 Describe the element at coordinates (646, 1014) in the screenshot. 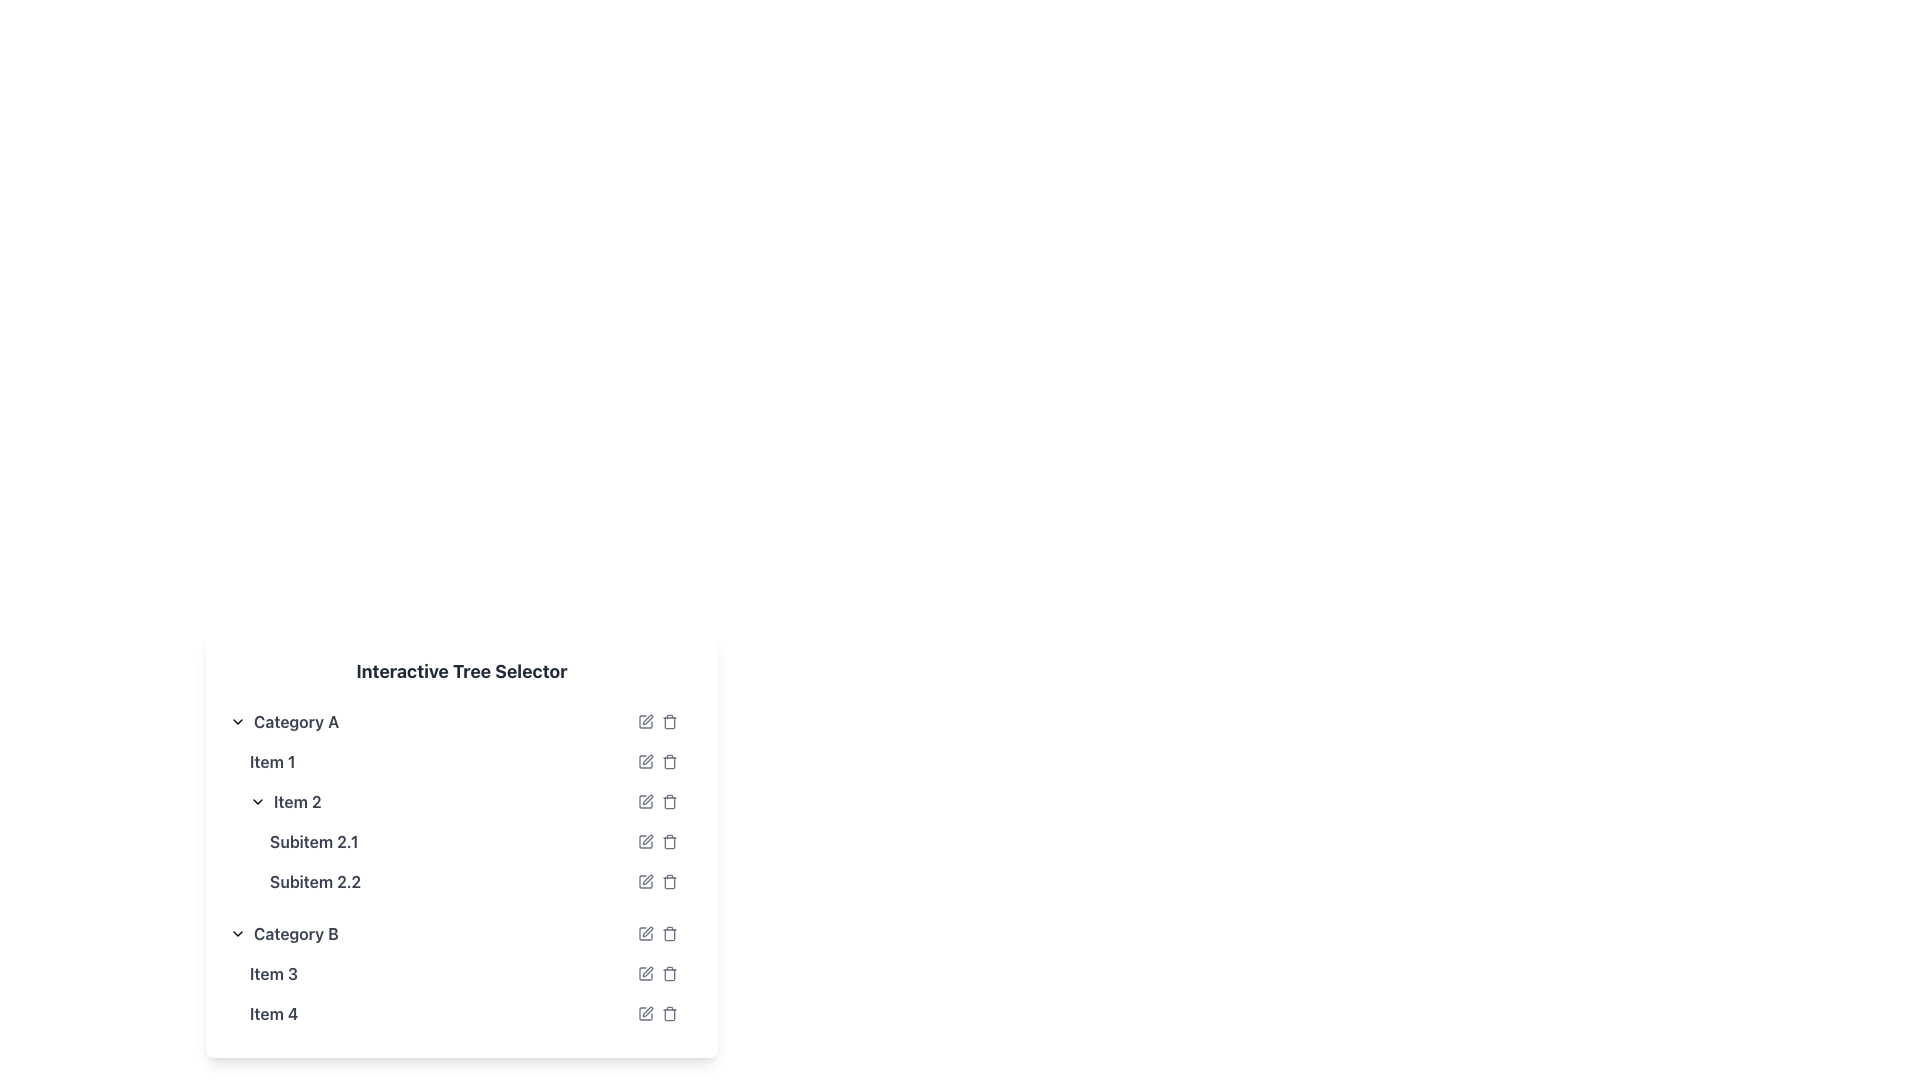

I see `the edit action button icon located to the right of the 'Item 4' label in the 'Interactive Tree Selector' list` at that location.